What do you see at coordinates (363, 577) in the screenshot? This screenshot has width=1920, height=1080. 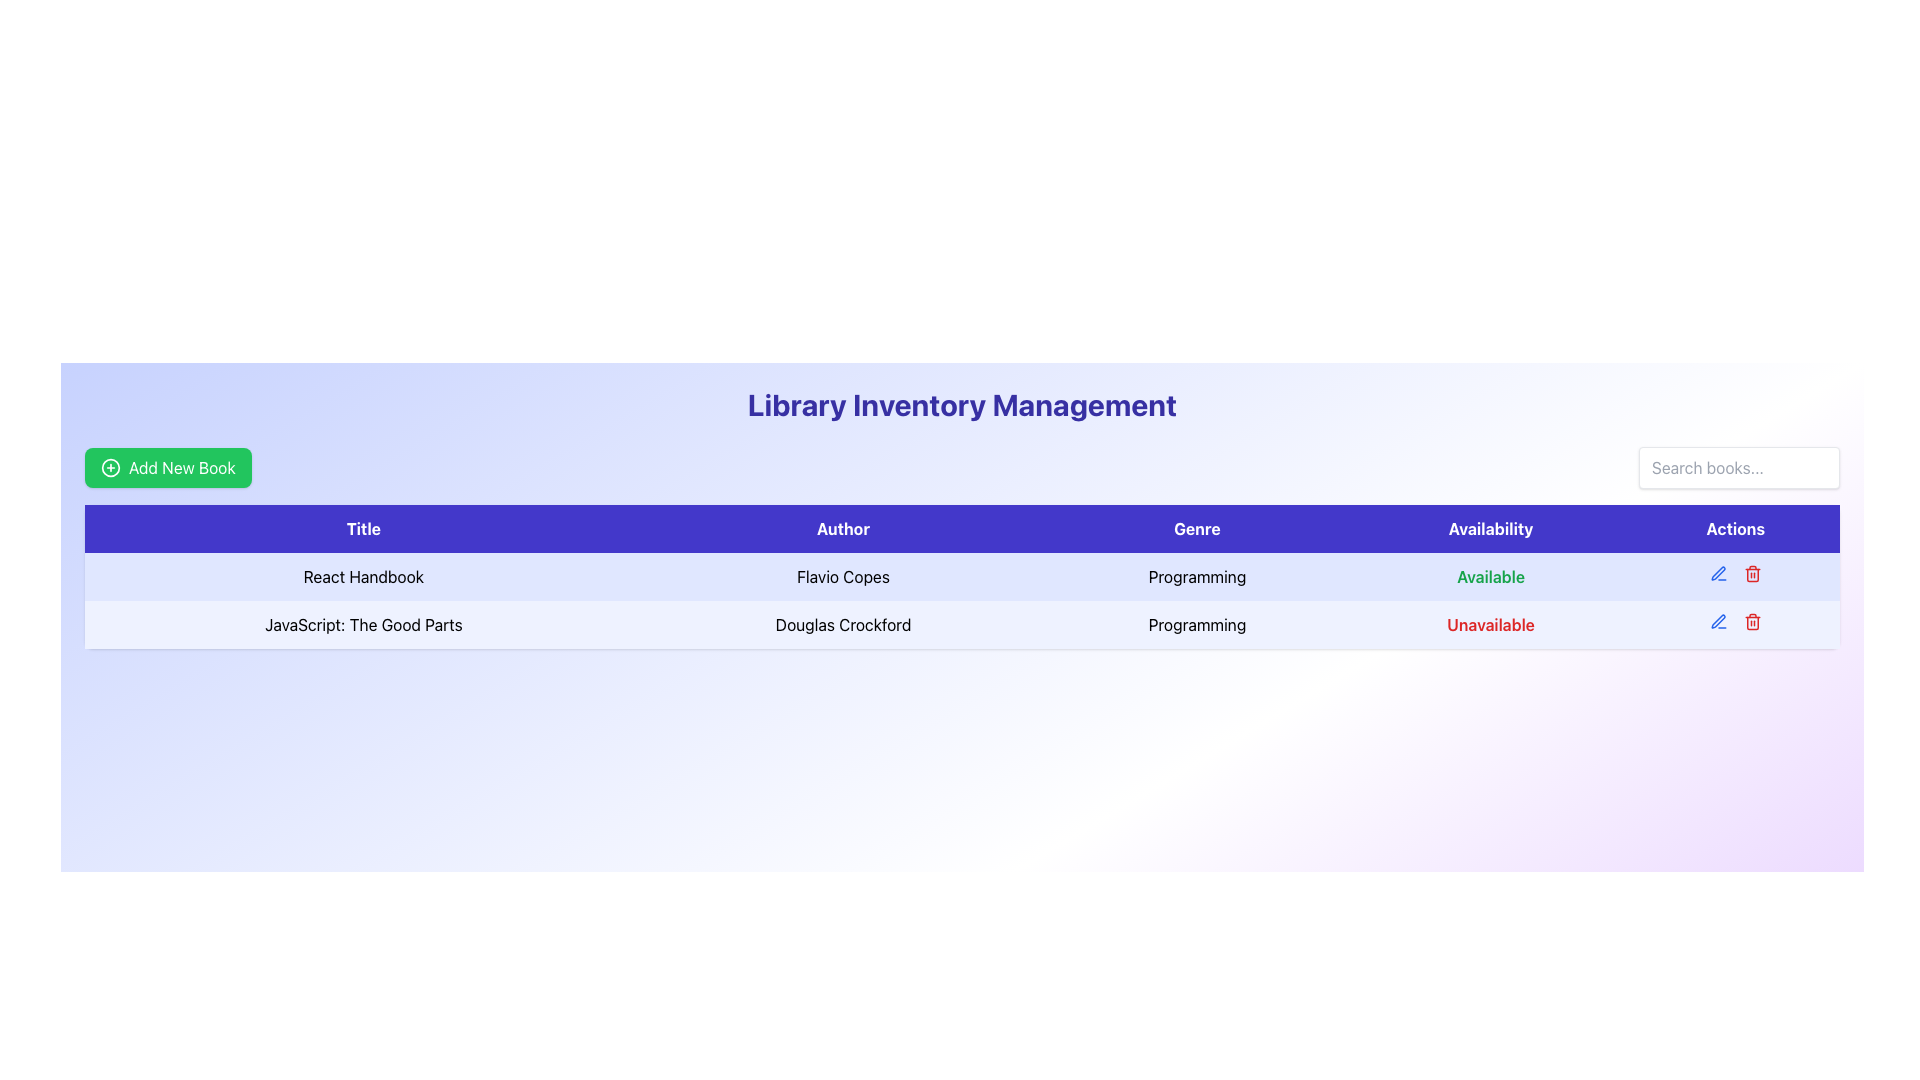 I see `the text label representing the title of a book in the library's inventory, which is the first item in the 'Title' column of the table layout` at bounding box center [363, 577].